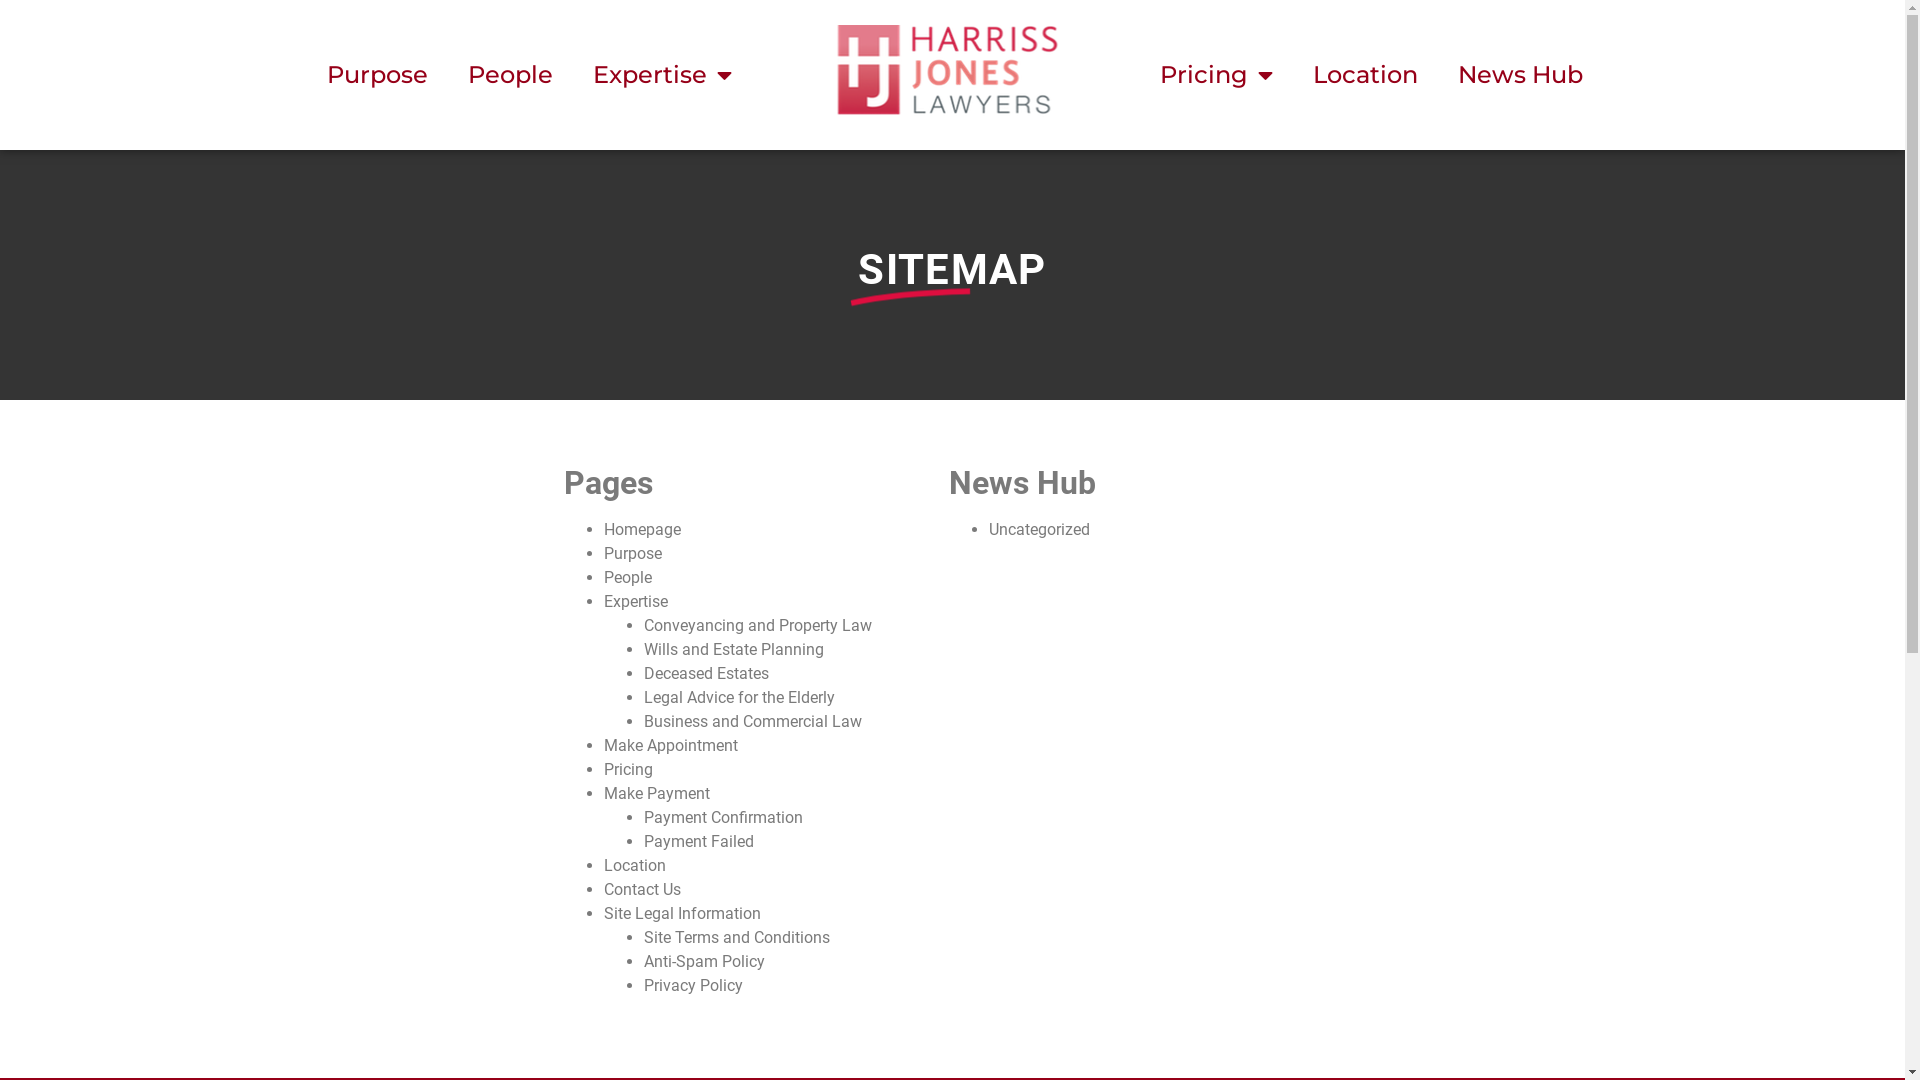 The image size is (1920, 1080). Describe the element at coordinates (446, 73) in the screenshot. I see `'People'` at that location.